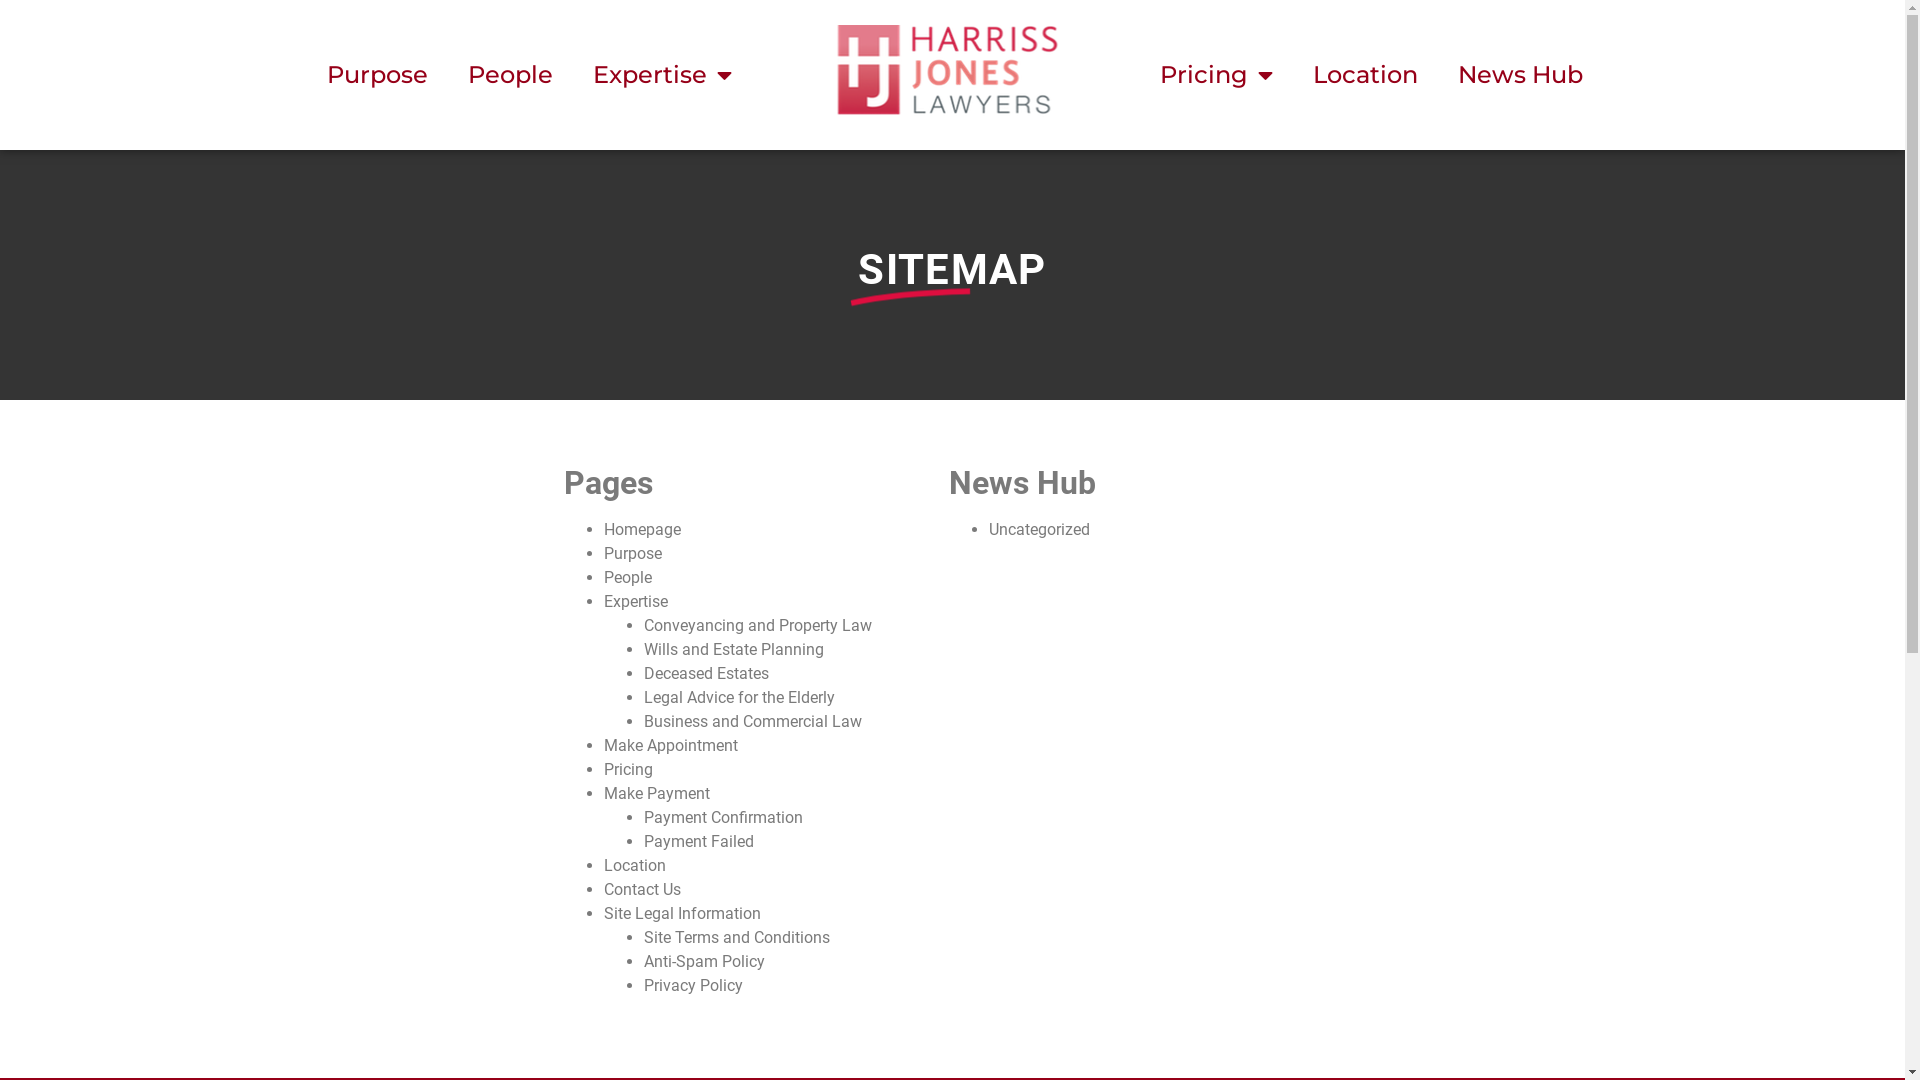 The image size is (1920, 1080). Describe the element at coordinates (446, 73) in the screenshot. I see `'People'` at that location.